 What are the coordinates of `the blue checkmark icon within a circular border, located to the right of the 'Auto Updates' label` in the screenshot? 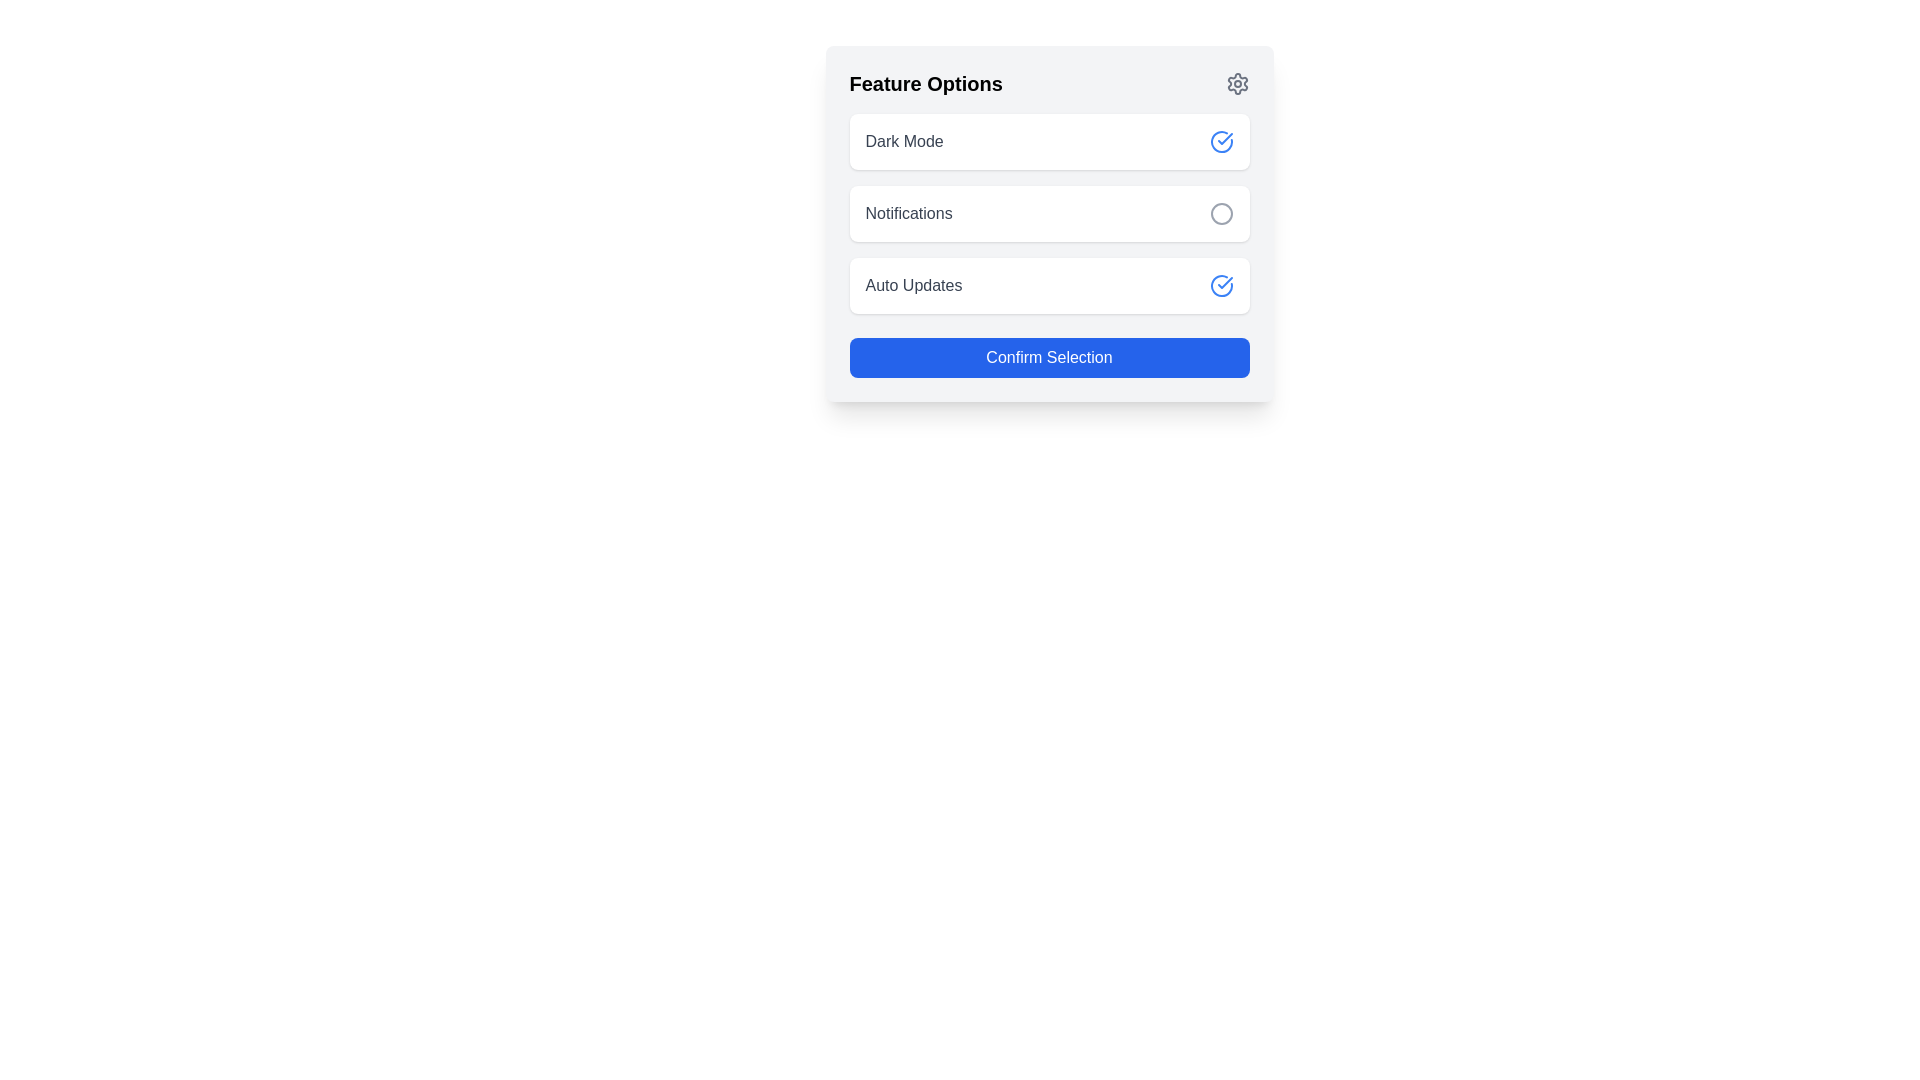 It's located at (1223, 282).